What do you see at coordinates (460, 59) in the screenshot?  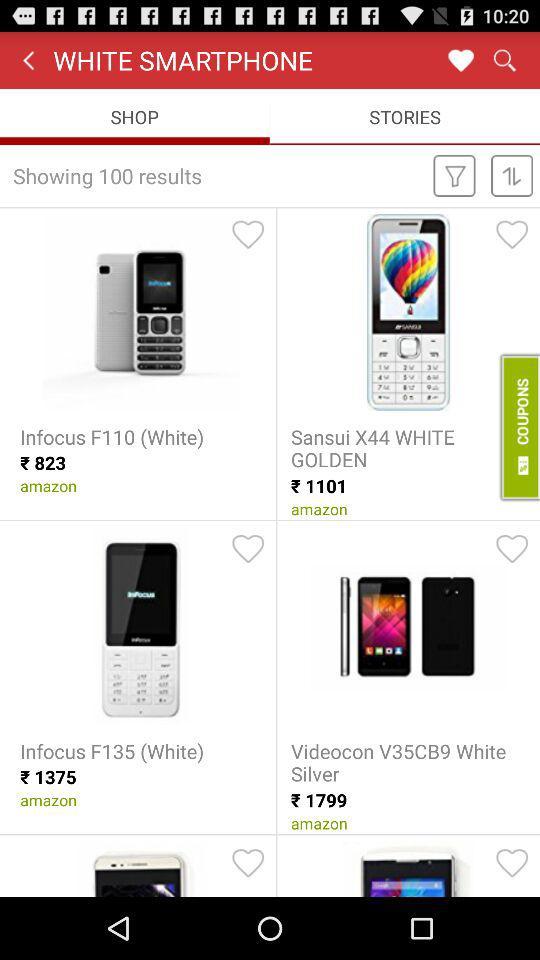 I see `favourites` at bounding box center [460, 59].